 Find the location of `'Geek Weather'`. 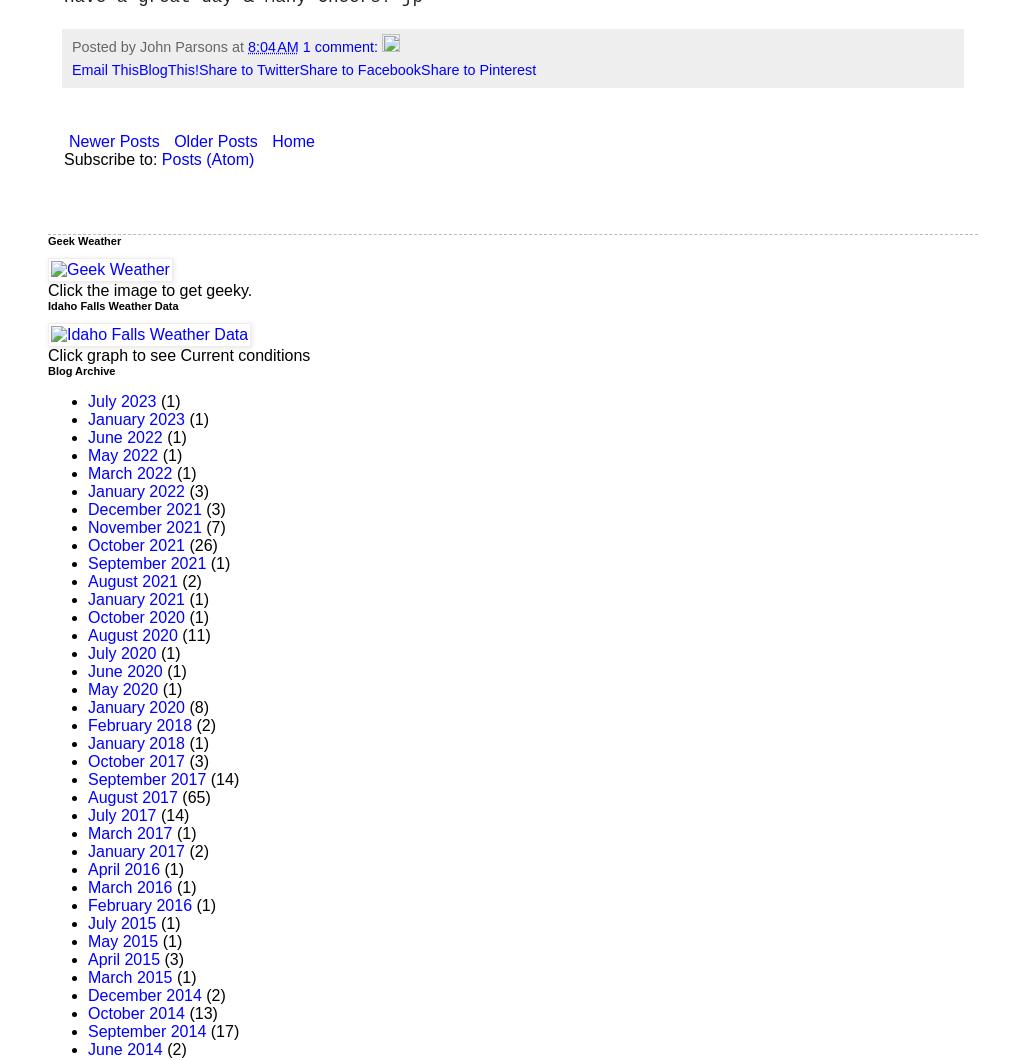

'Geek Weather' is located at coordinates (84, 240).